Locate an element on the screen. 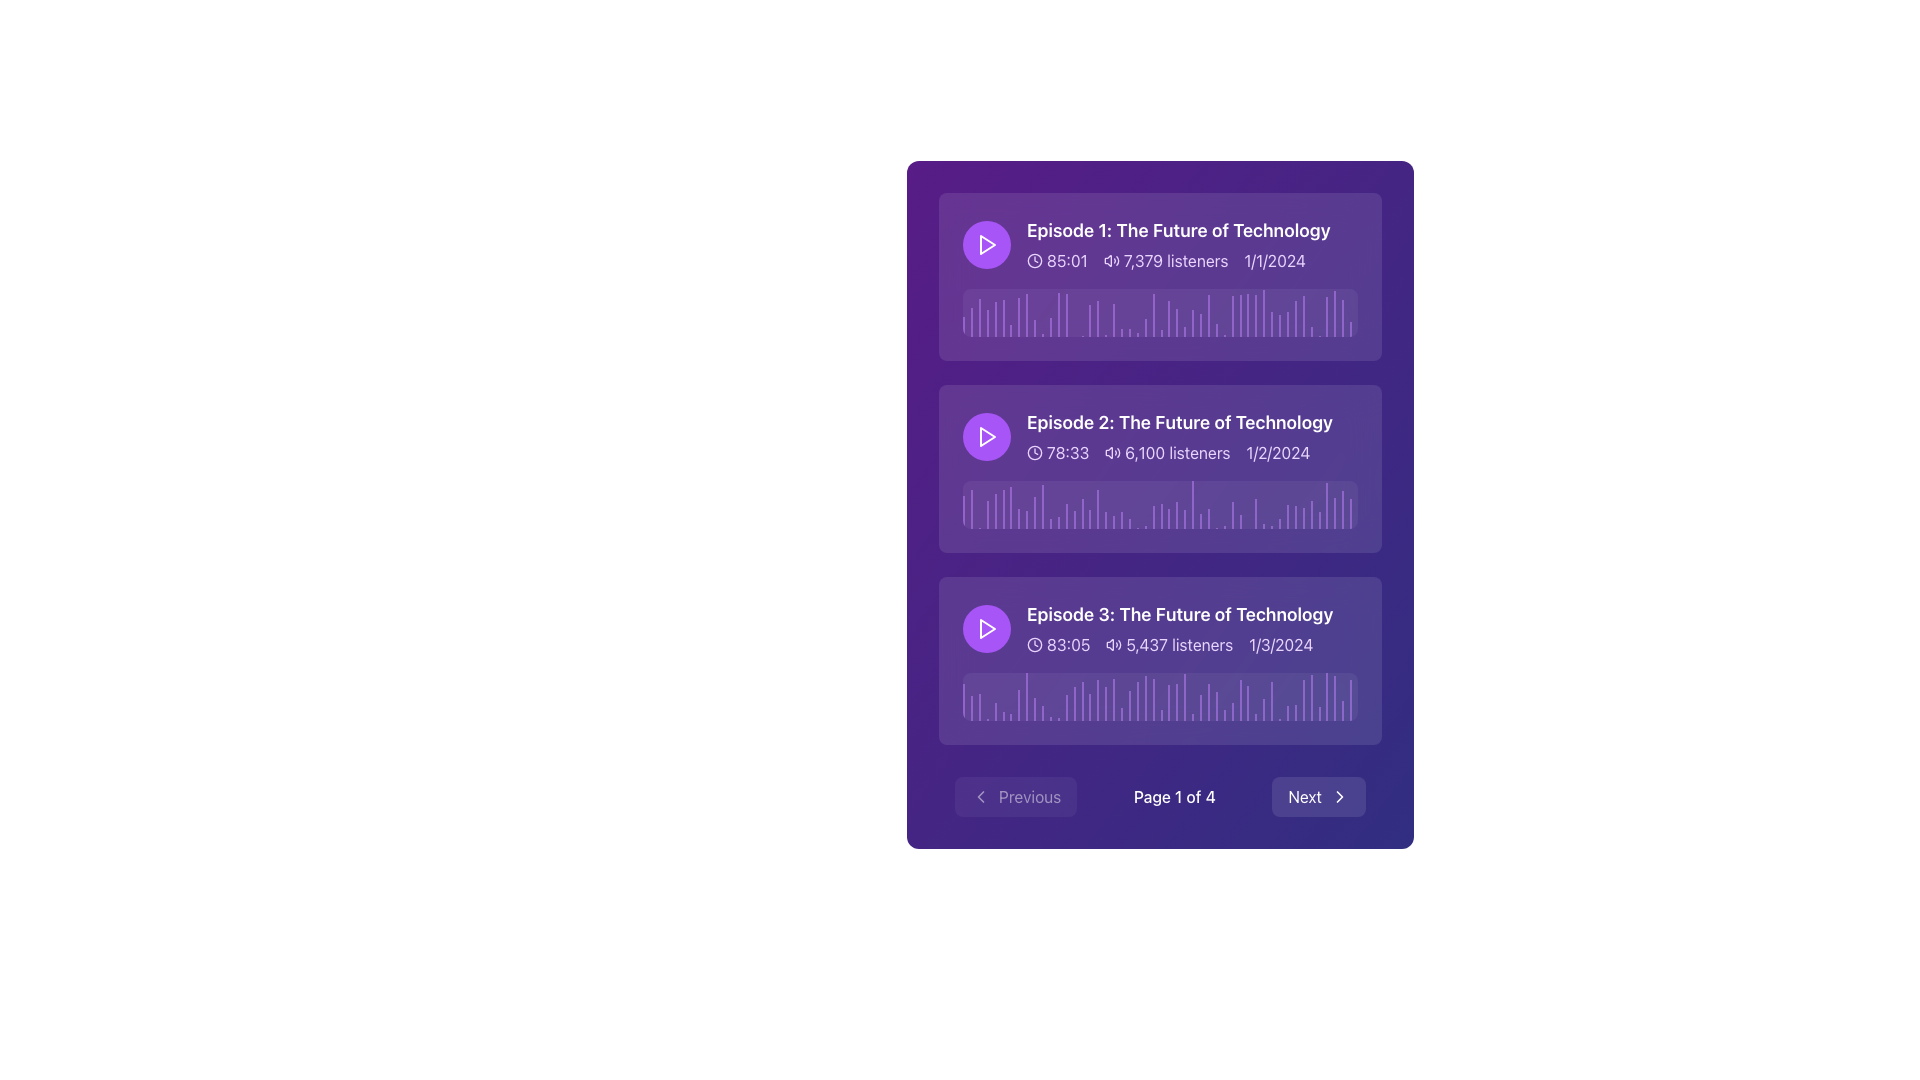  the Playback Progress Indicator, a thin vertical purple bar with a translucent effect located within the waveform visualization of the third episodic card is located at coordinates (1097, 699).